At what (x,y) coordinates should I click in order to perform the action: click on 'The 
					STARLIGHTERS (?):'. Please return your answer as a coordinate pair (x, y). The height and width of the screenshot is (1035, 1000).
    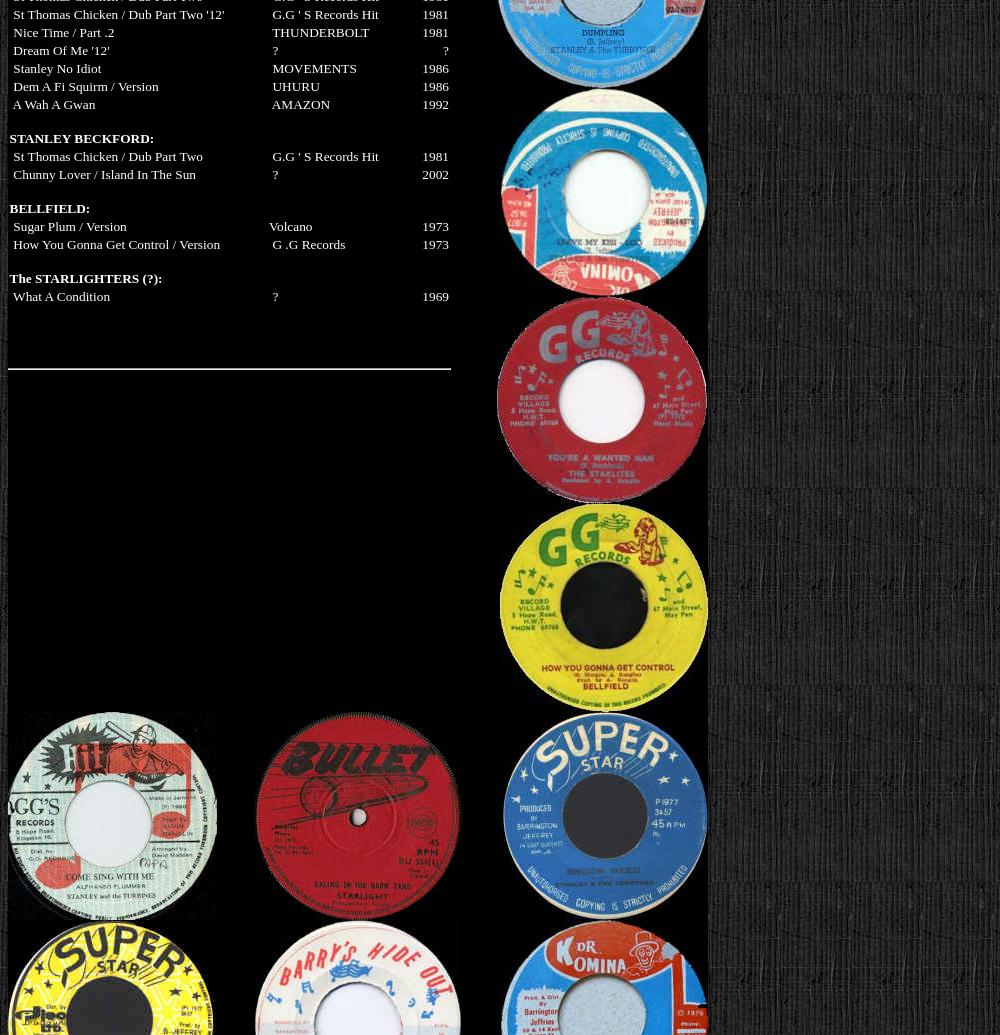
    Looking at the image, I should click on (84, 277).